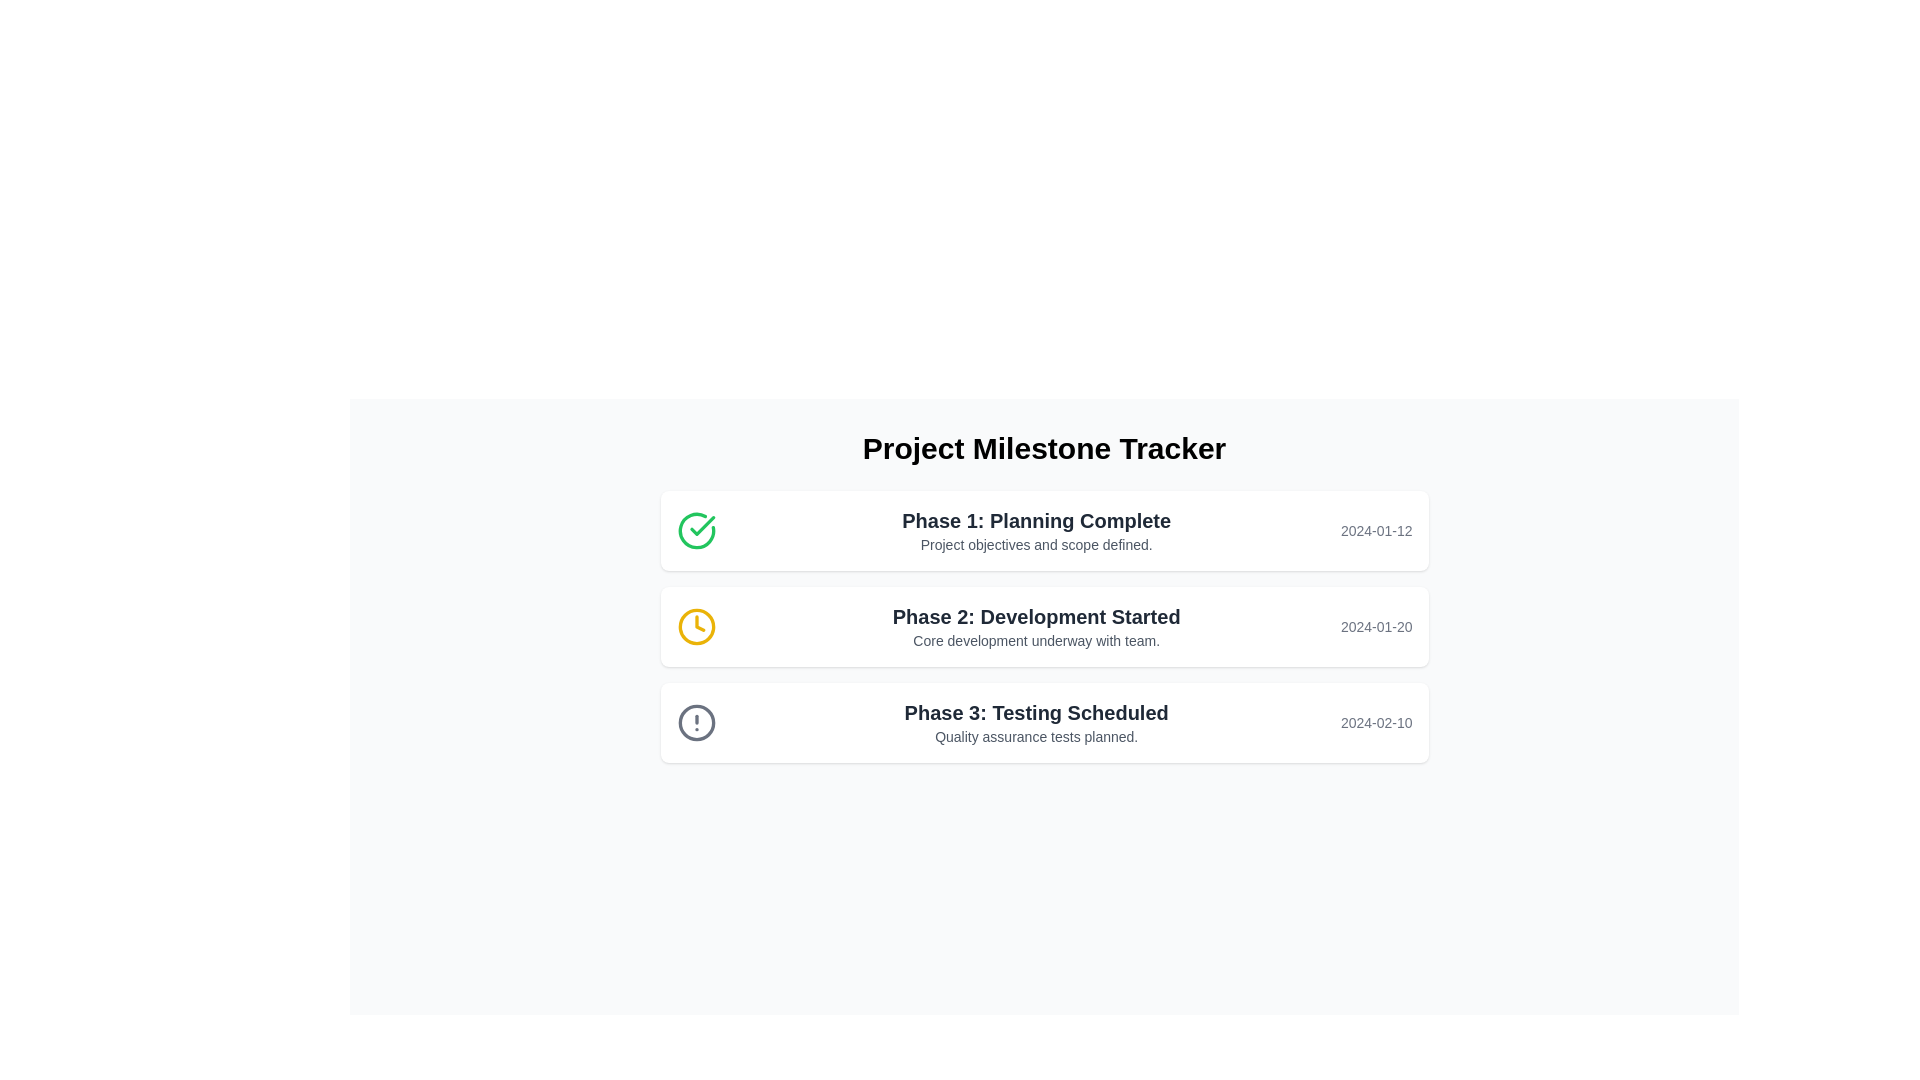 The height and width of the screenshot is (1080, 1920). What do you see at coordinates (1036, 722) in the screenshot?
I see `the Text Display element containing the text 'Phase 3: Testing Scheduled' which is part of the third card in the 'Project Milestone Tracker' section` at bounding box center [1036, 722].